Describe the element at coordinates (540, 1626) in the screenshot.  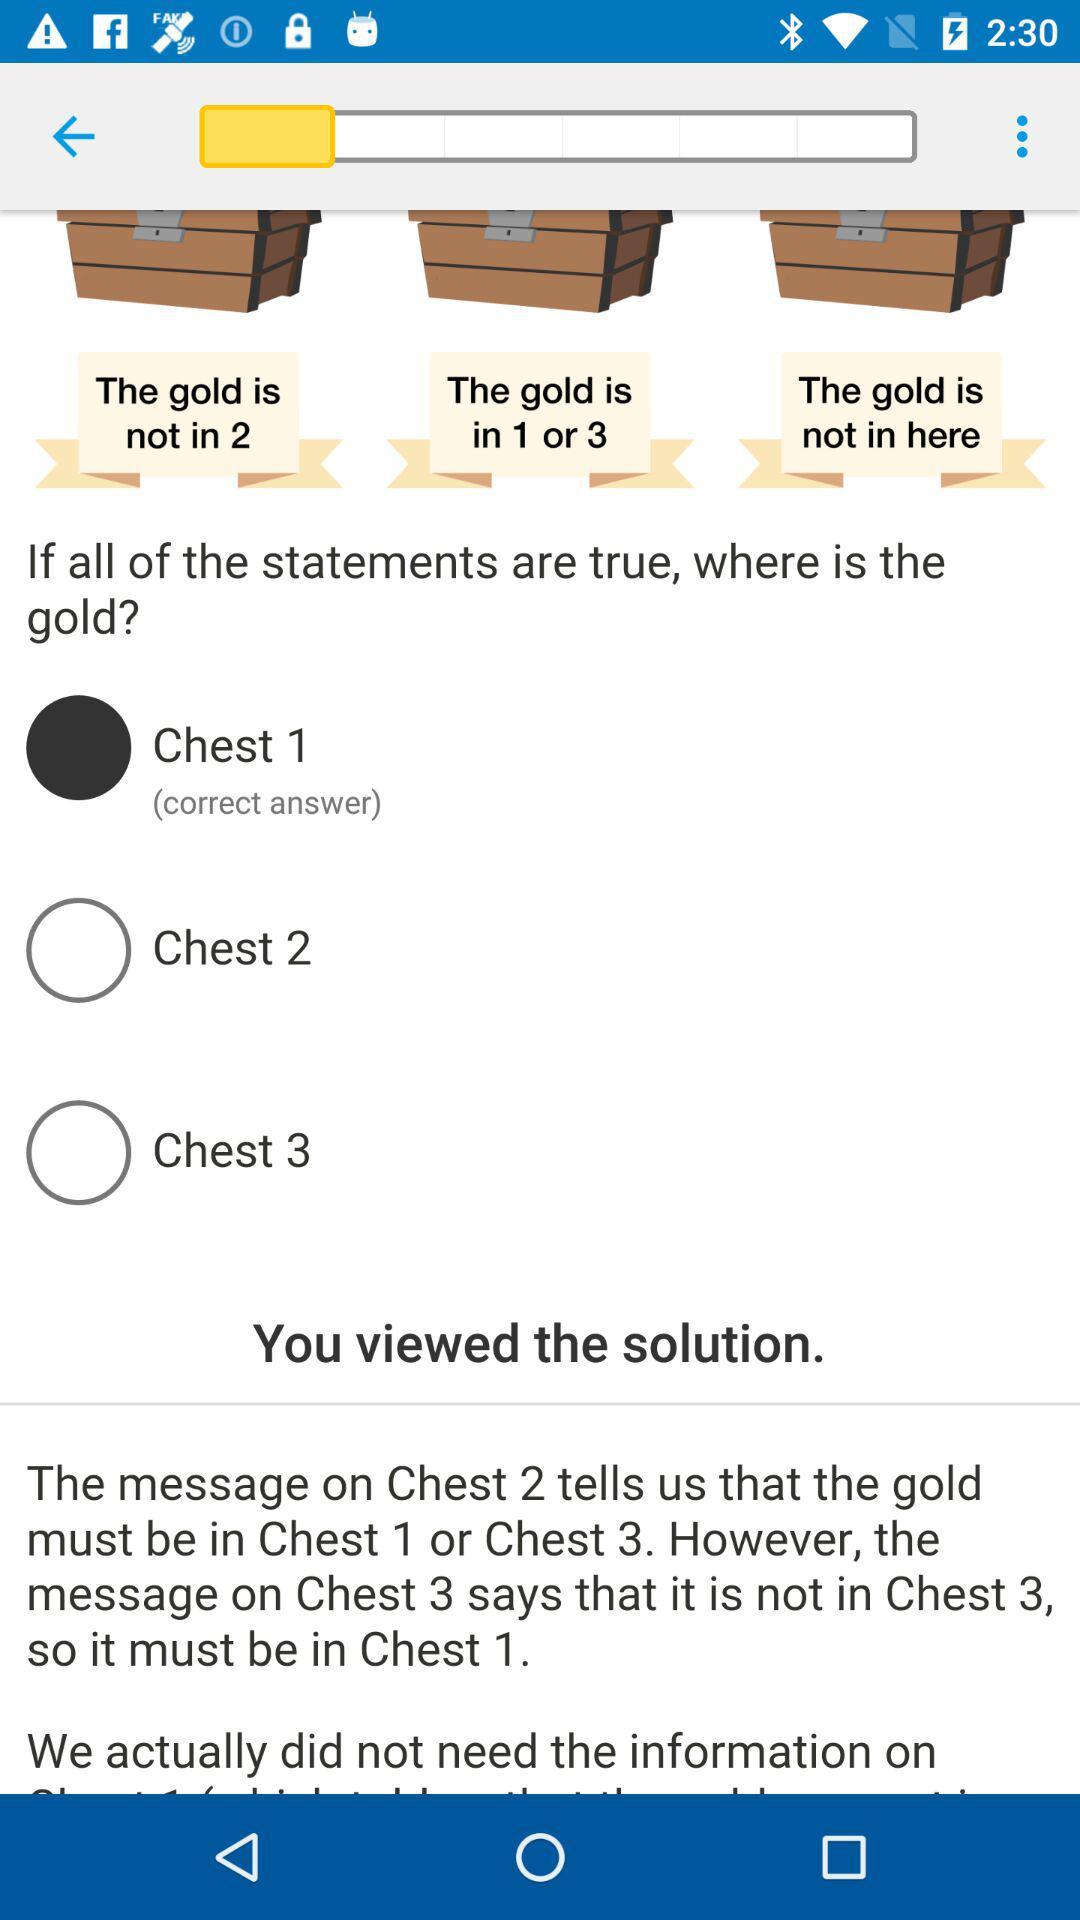
I see `the message` at that location.